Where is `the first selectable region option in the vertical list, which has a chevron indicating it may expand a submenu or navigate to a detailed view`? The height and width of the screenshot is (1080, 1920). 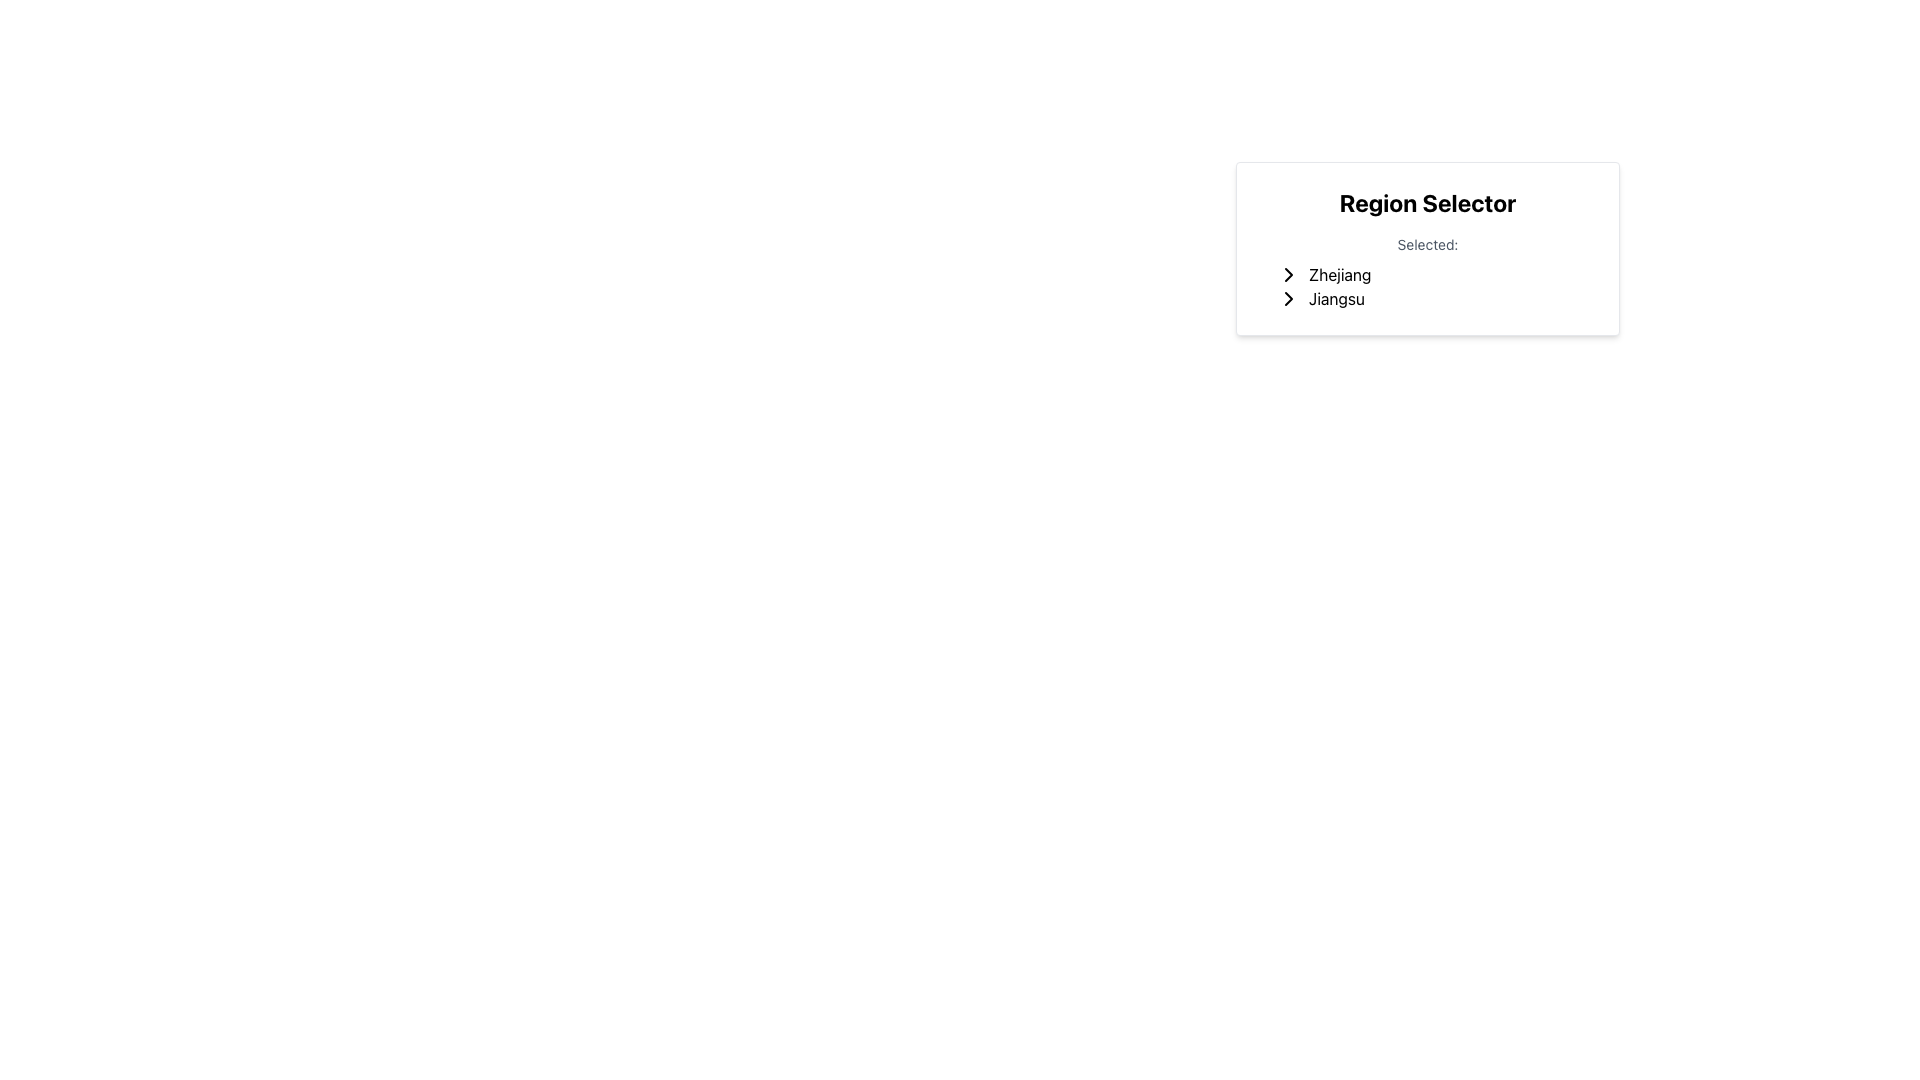
the first selectable region option in the vertical list, which has a chevron indicating it may expand a submenu or navigate to a detailed view is located at coordinates (1434, 274).